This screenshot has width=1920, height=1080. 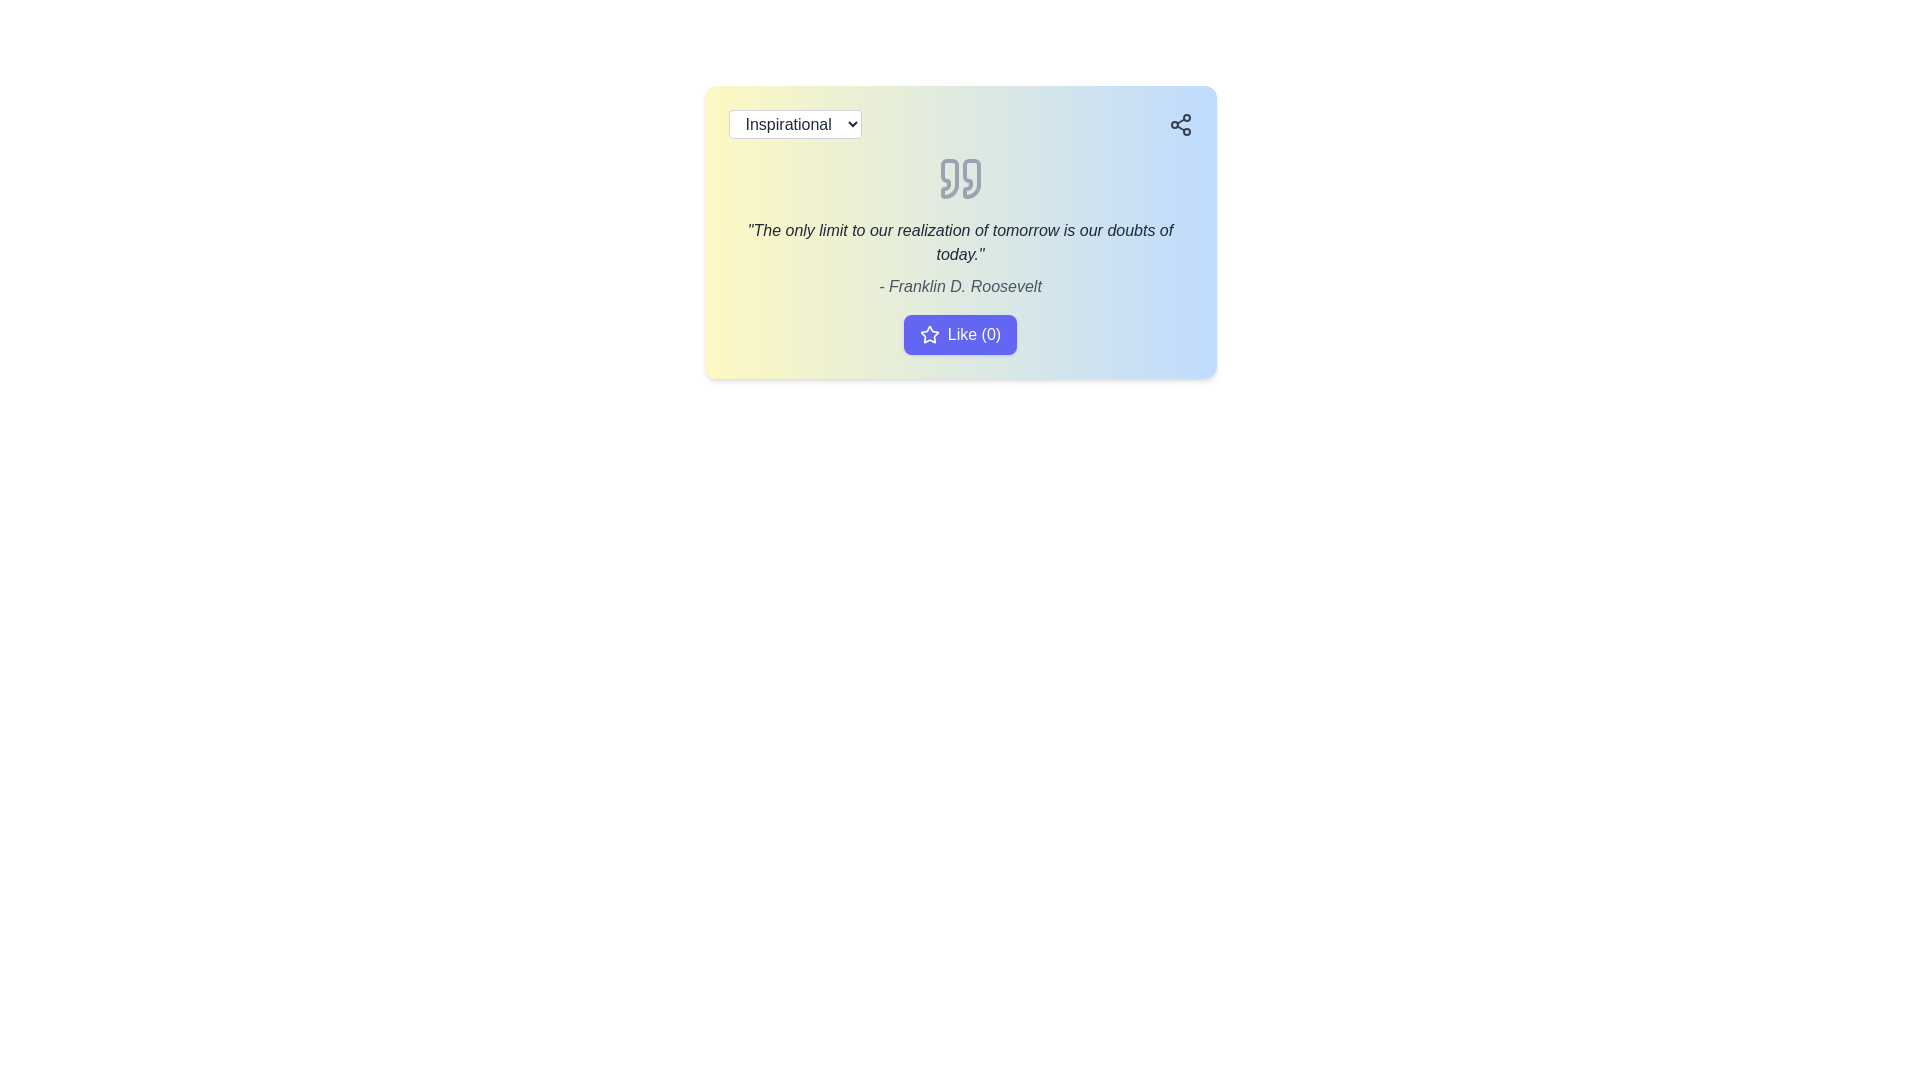 I want to click on the star-shaped icon adjacent to the text 'Like (0)' within the button at the bottom of the displayed card, so click(x=928, y=334).